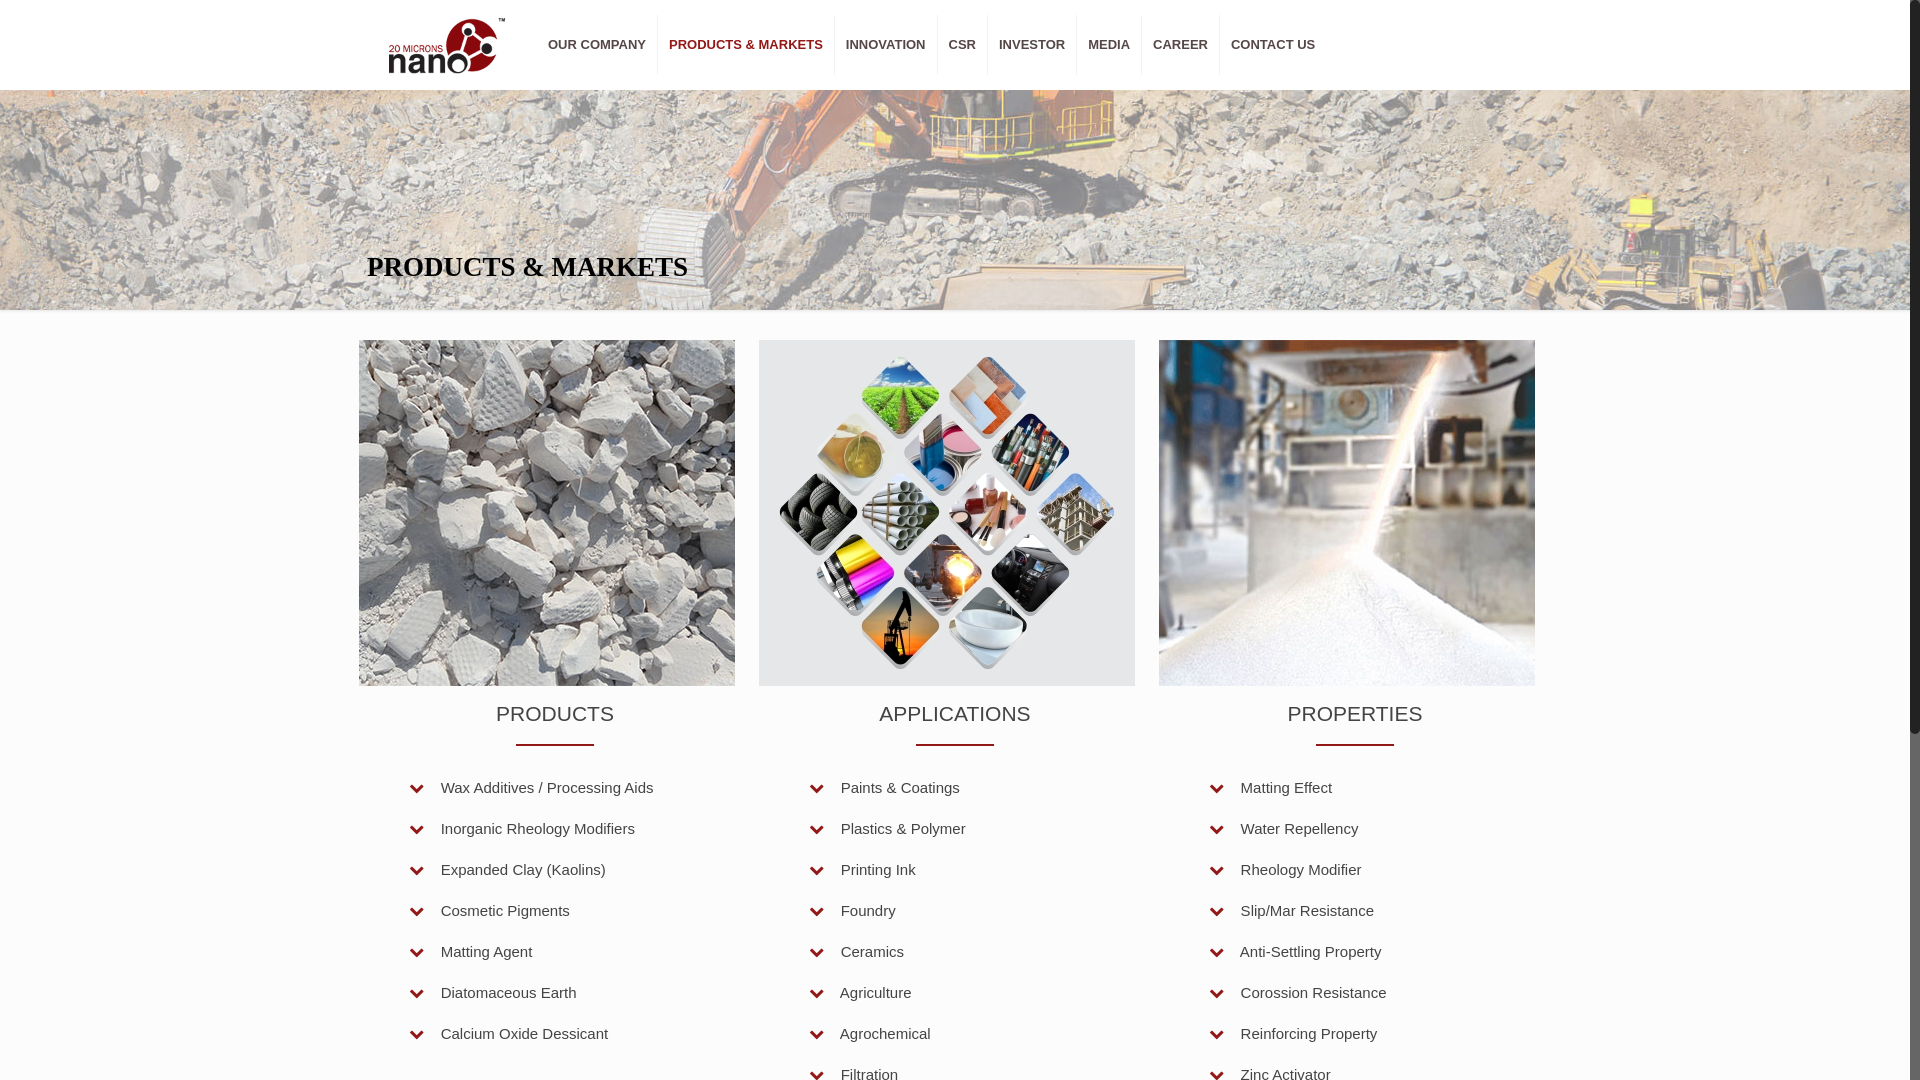 The image size is (1920, 1080). What do you see at coordinates (1180, 45) in the screenshot?
I see `'CAREER'` at bounding box center [1180, 45].